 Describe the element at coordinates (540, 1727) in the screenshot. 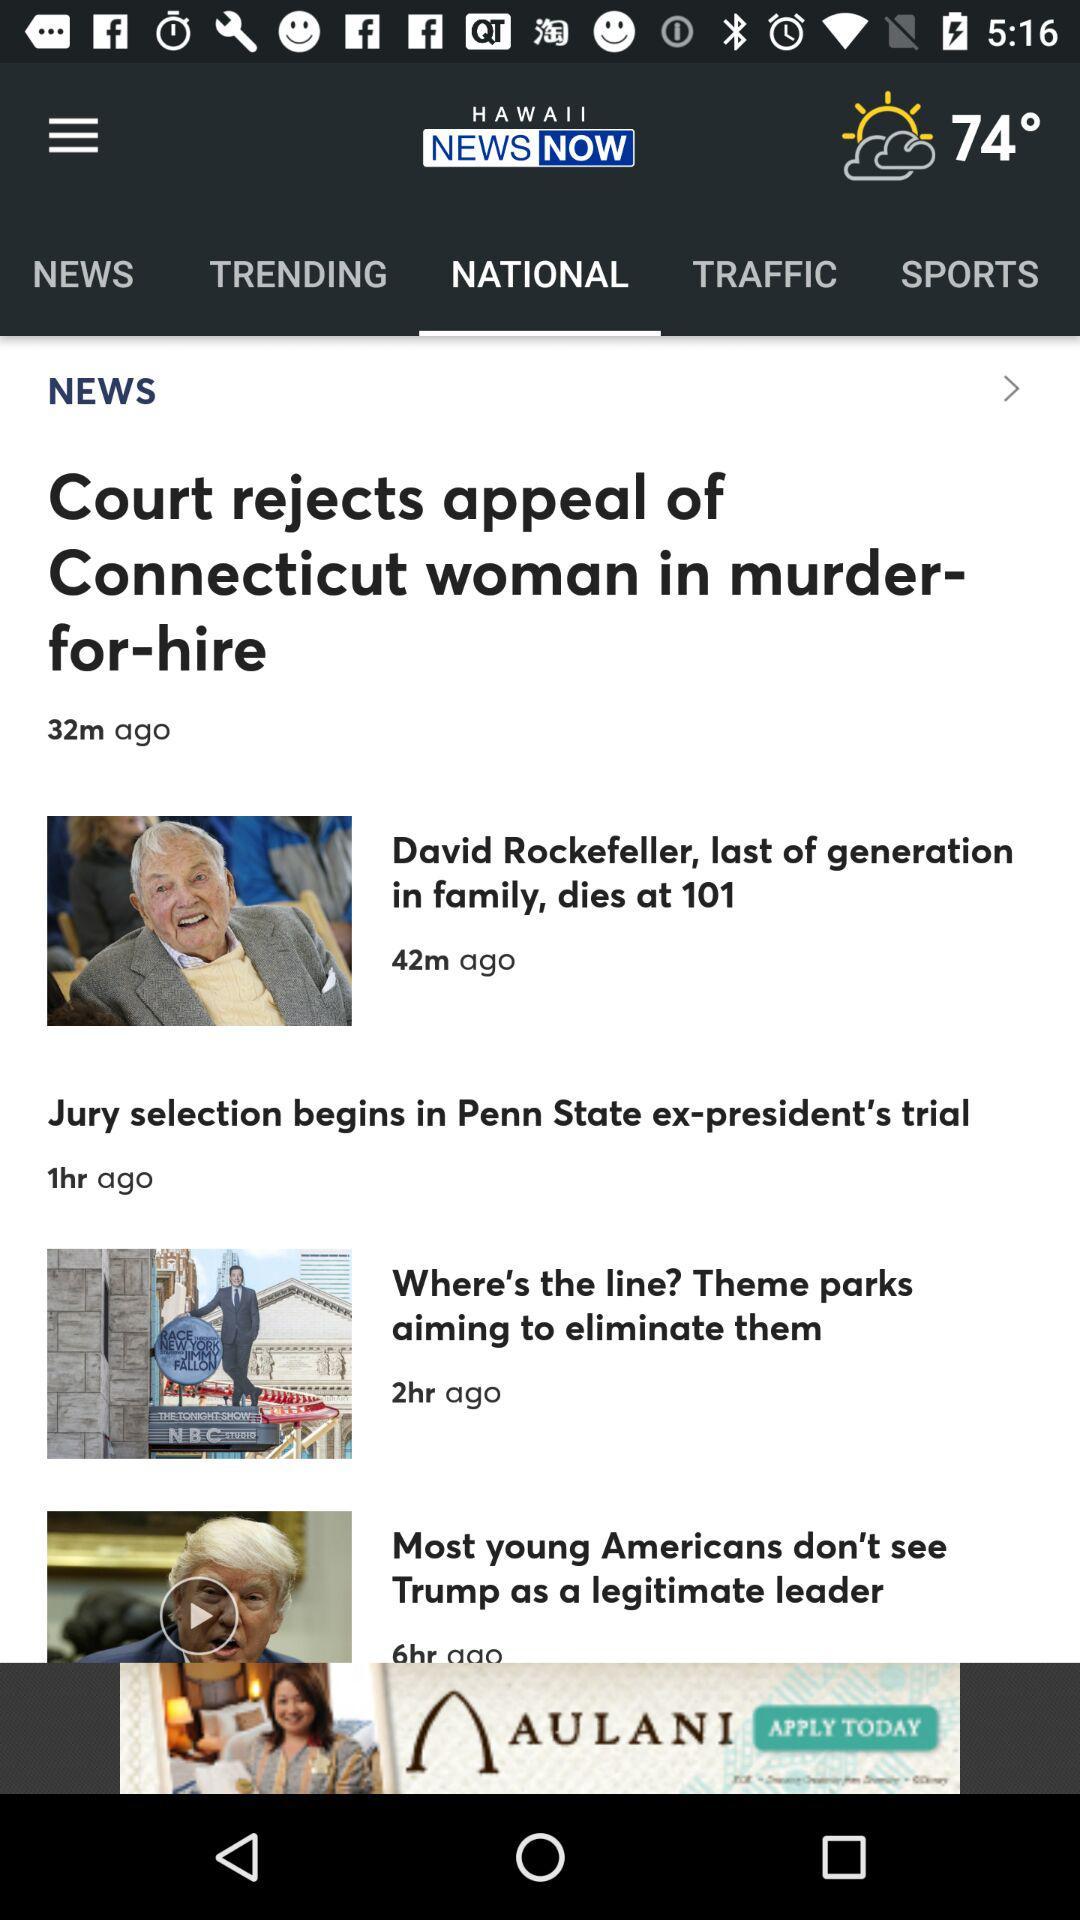

I see `aulani advertisement` at that location.